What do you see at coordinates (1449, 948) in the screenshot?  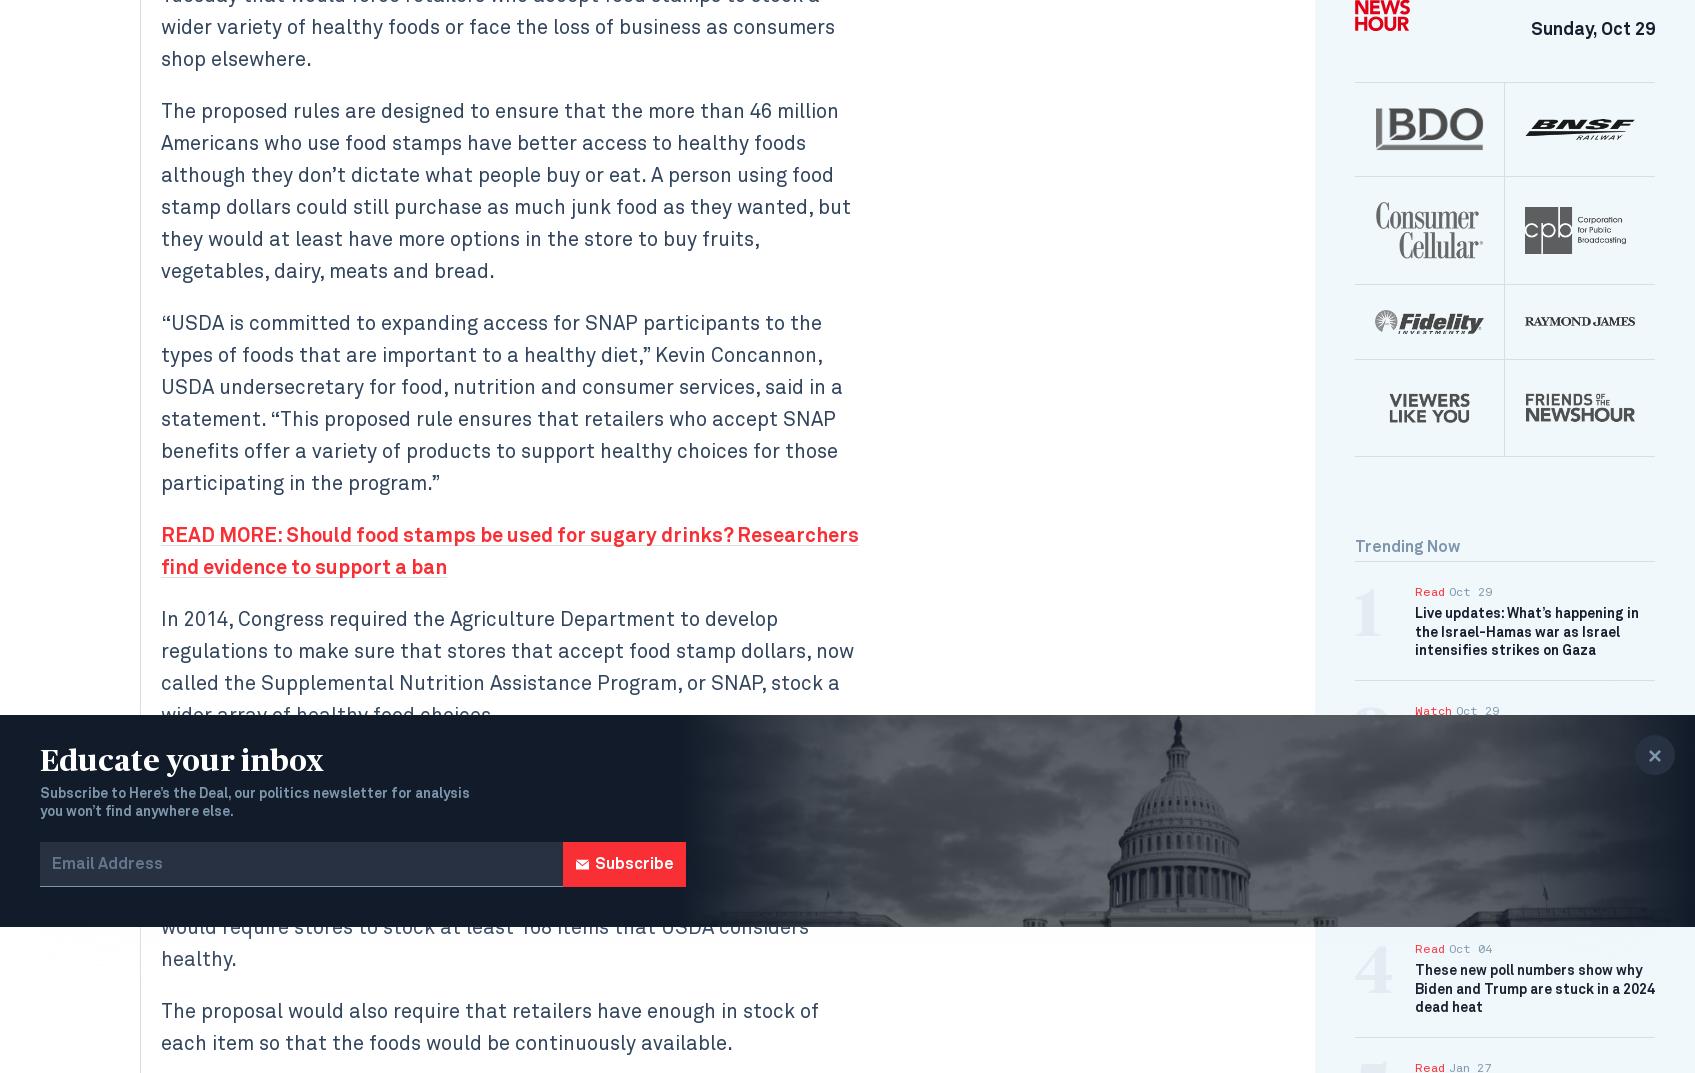 I see `'Oct 04'` at bounding box center [1449, 948].